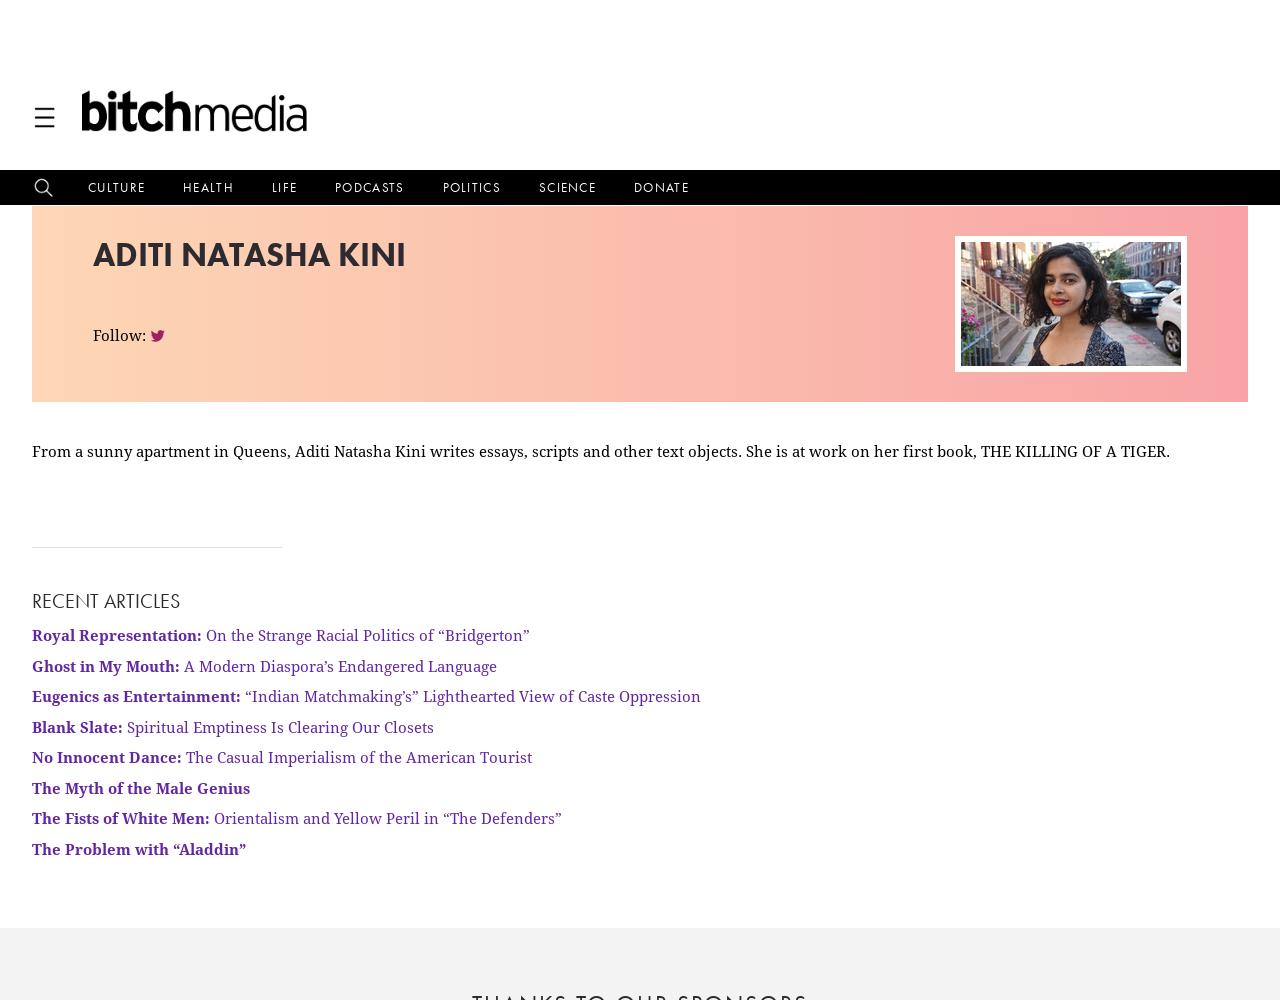 The height and width of the screenshot is (1000, 1280). Describe the element at coordinates (470, 695) in the screenshot. I see `'“Indian Matchmaking’s” Lighthearted View of Caste Oppression'` at that location.